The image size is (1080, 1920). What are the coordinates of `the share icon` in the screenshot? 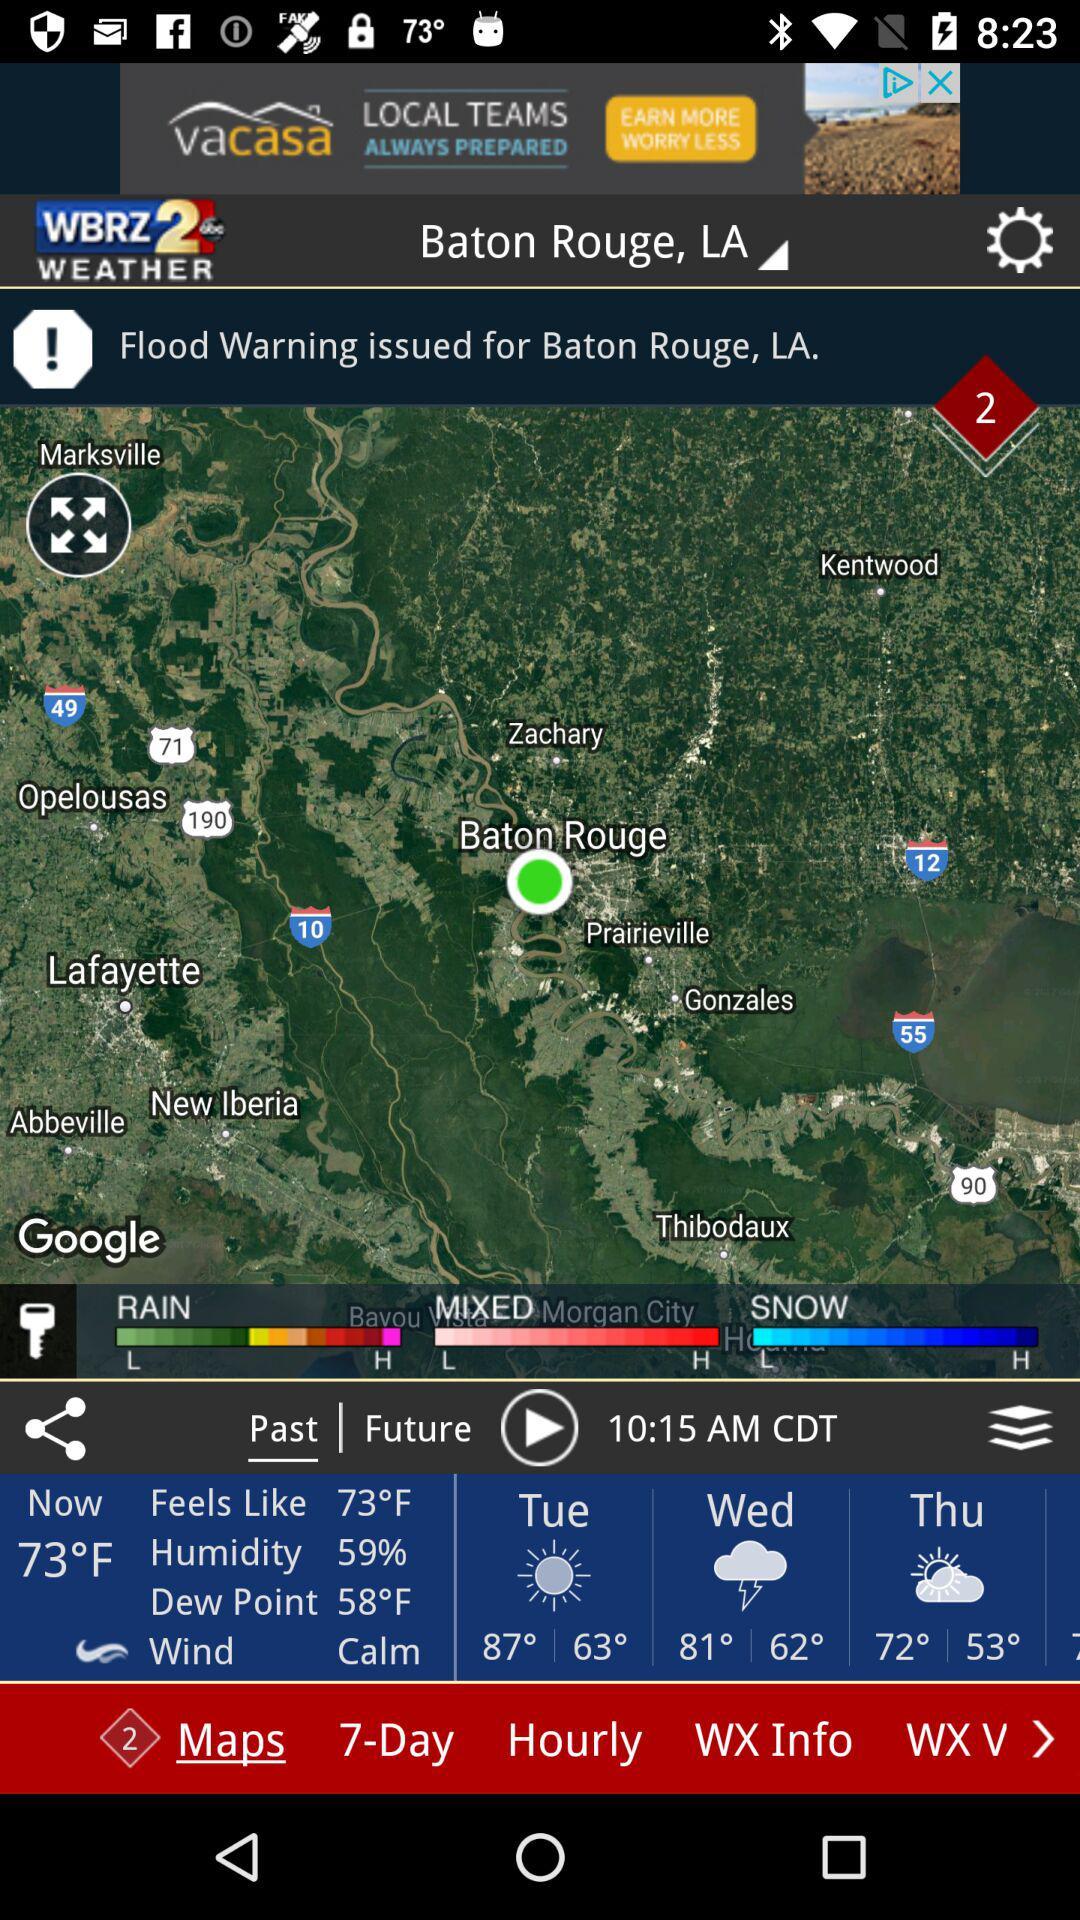 It's located at (58, 1426).